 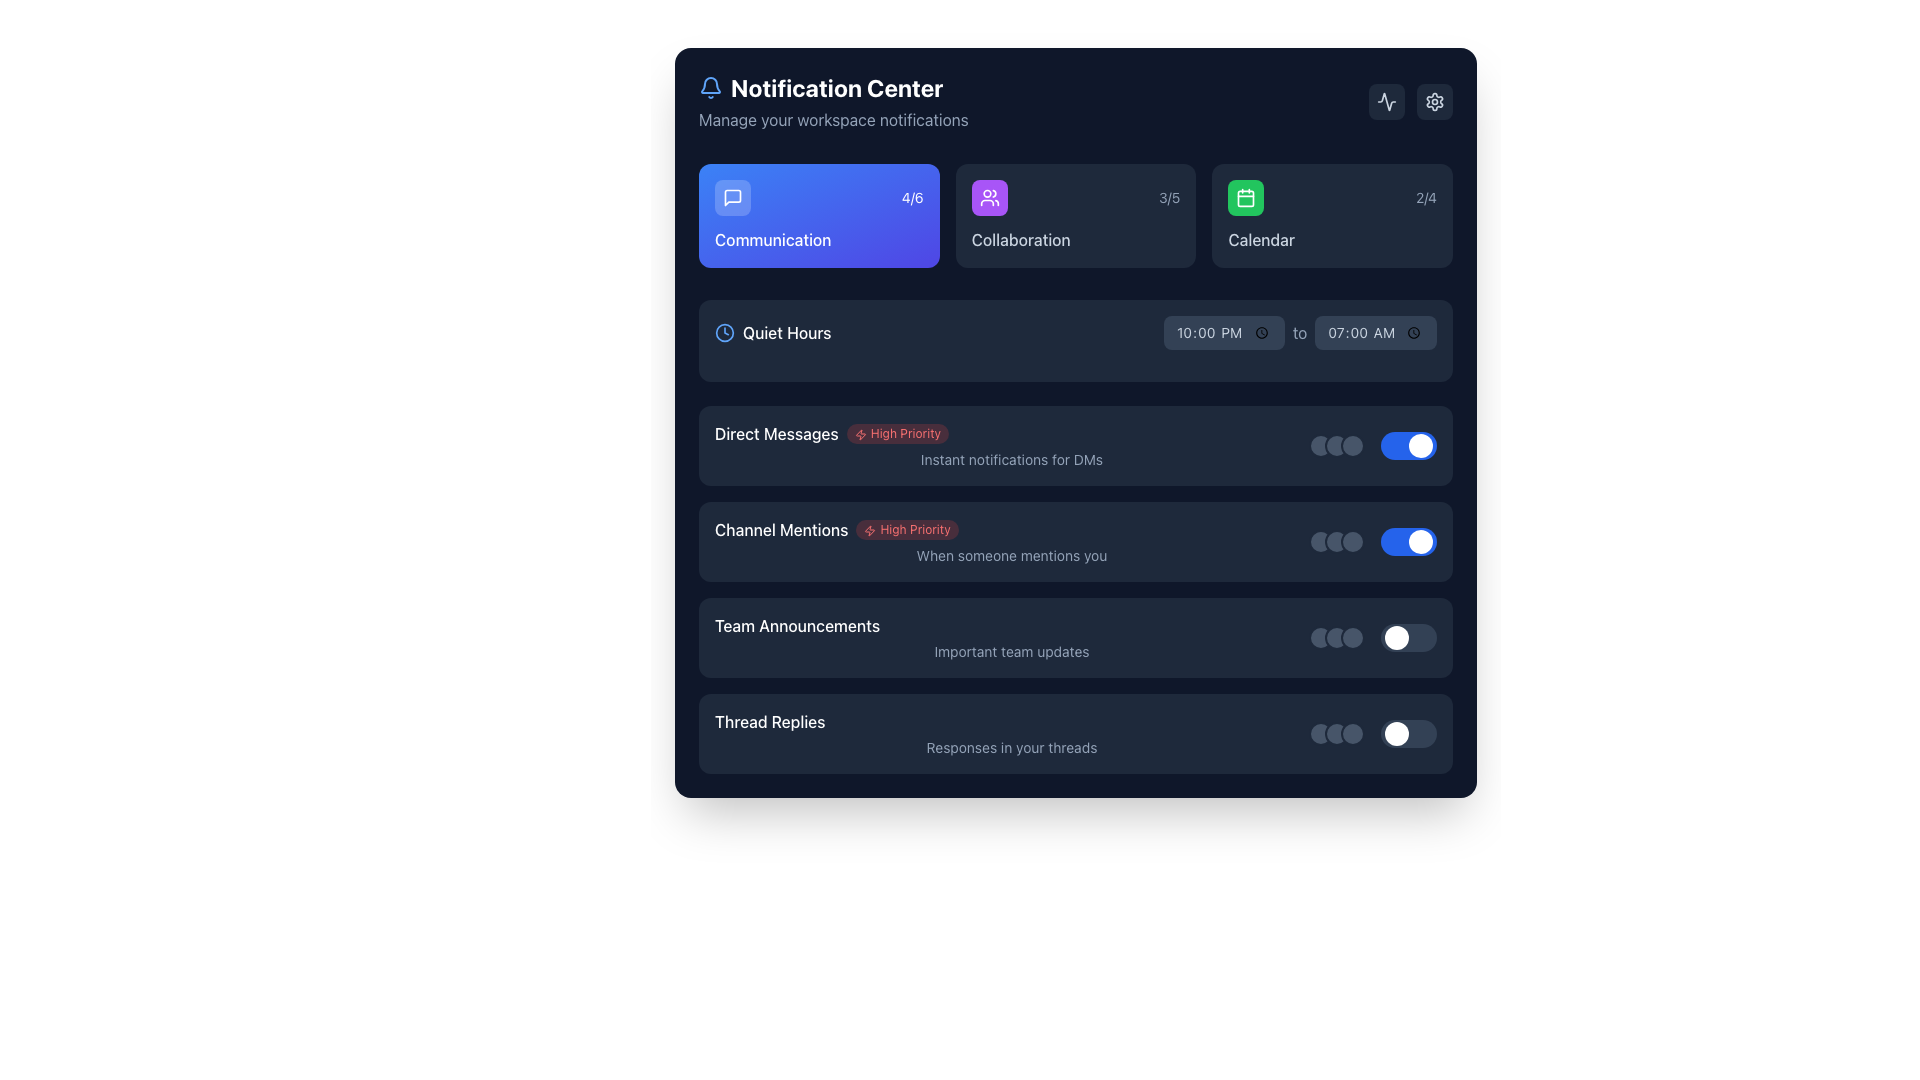 I want to click on the displayed fraction in the Text label located in the upper section of the interface inside the blue rectangle labeled 'Communication', positioned towards the top-right corner, so click(x=911, y=197).